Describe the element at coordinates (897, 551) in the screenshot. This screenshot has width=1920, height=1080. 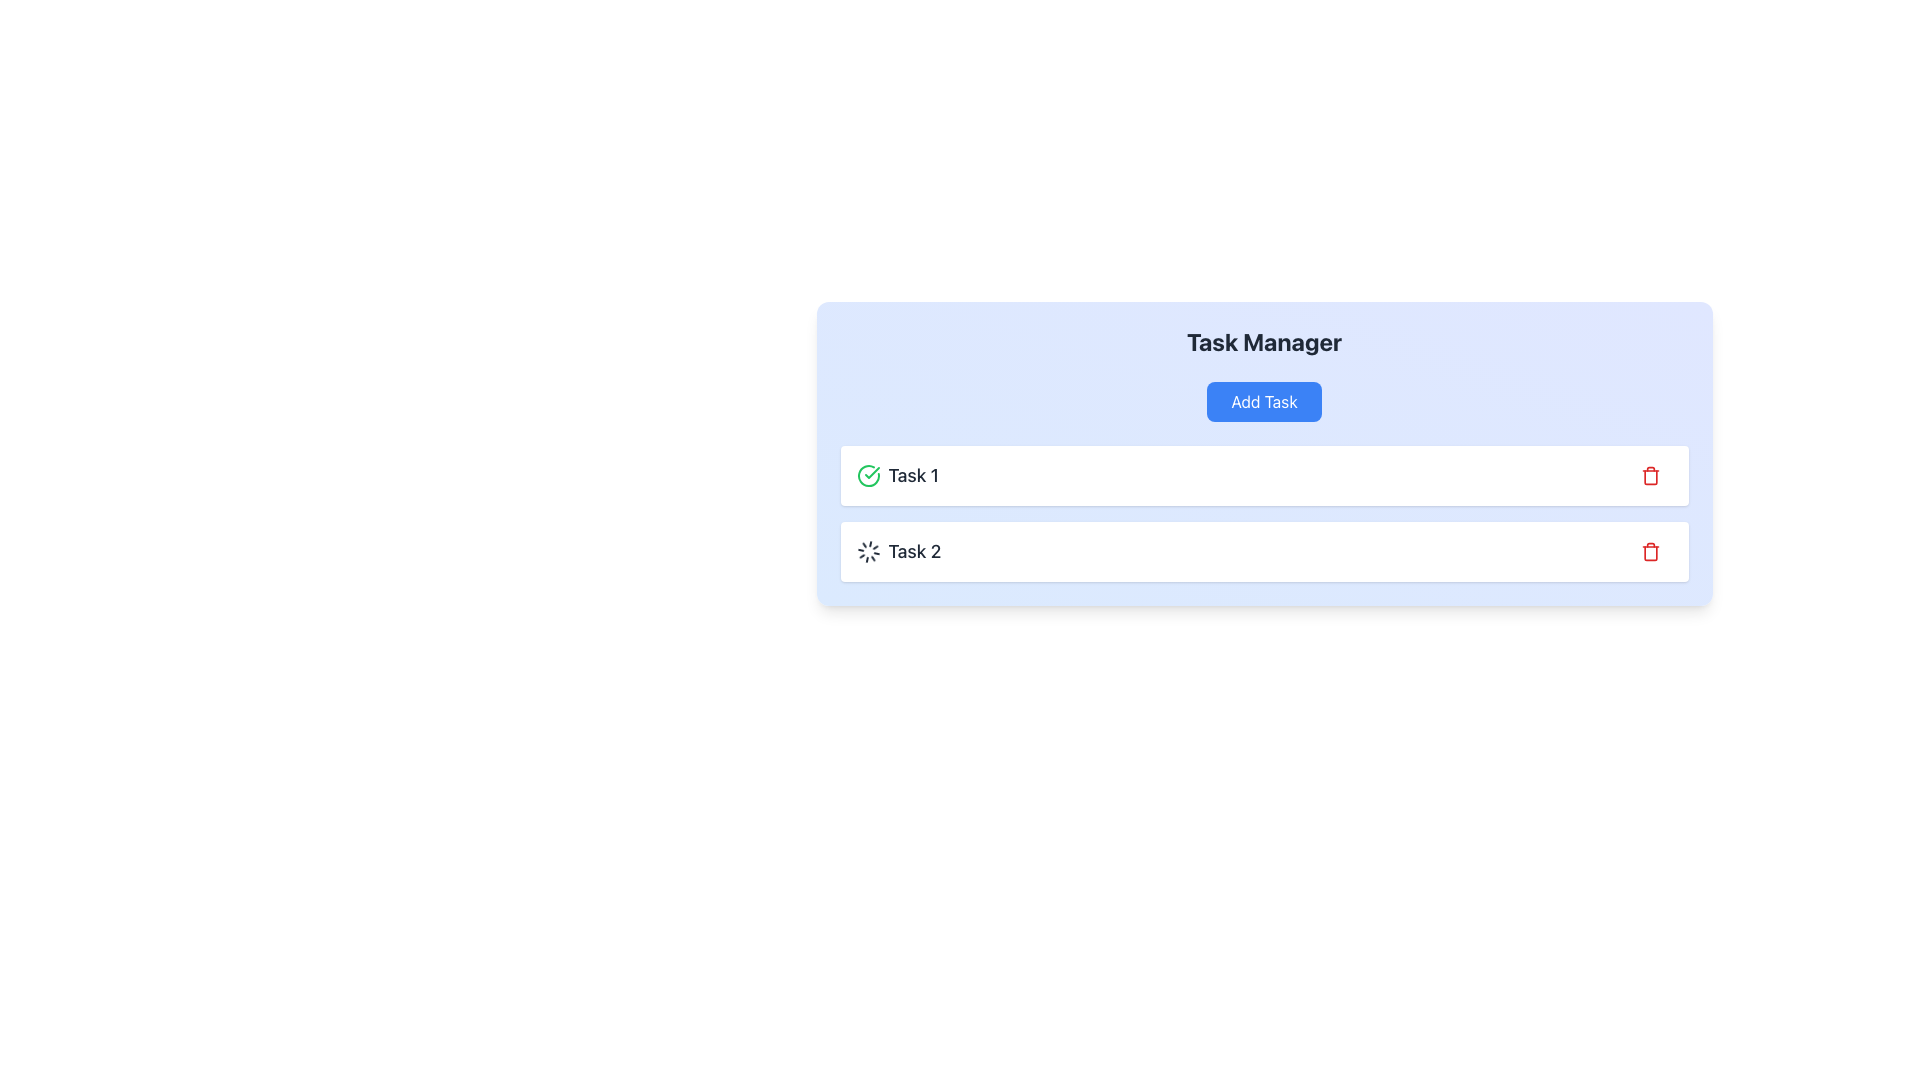
I see `the 'Task 2' label with a spinning loader icon` at that location.